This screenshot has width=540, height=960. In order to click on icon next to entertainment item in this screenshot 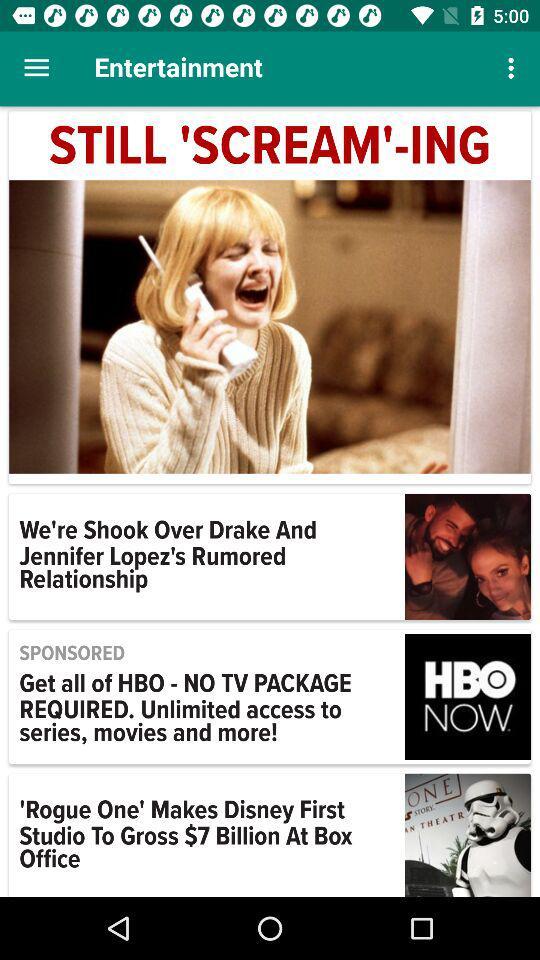, I will do `click(36, 68)`.